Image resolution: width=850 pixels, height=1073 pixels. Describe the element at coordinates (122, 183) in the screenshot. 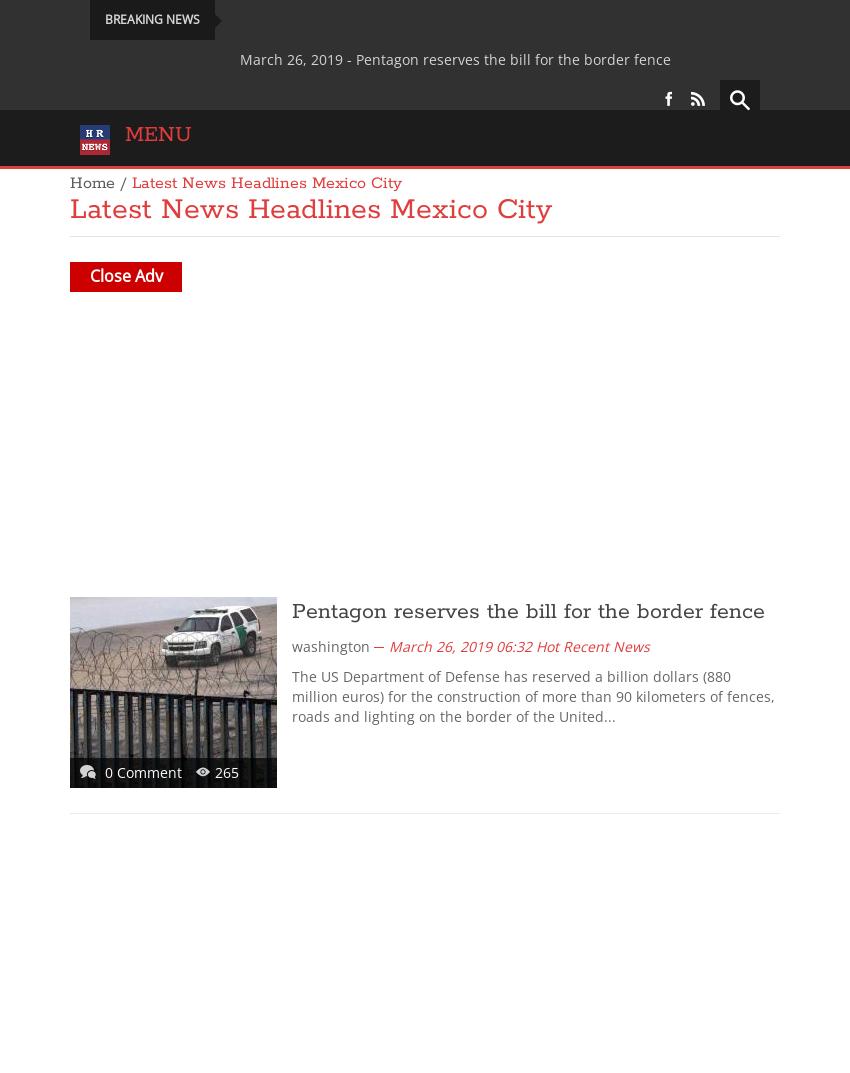

I see `'/'` at that location.